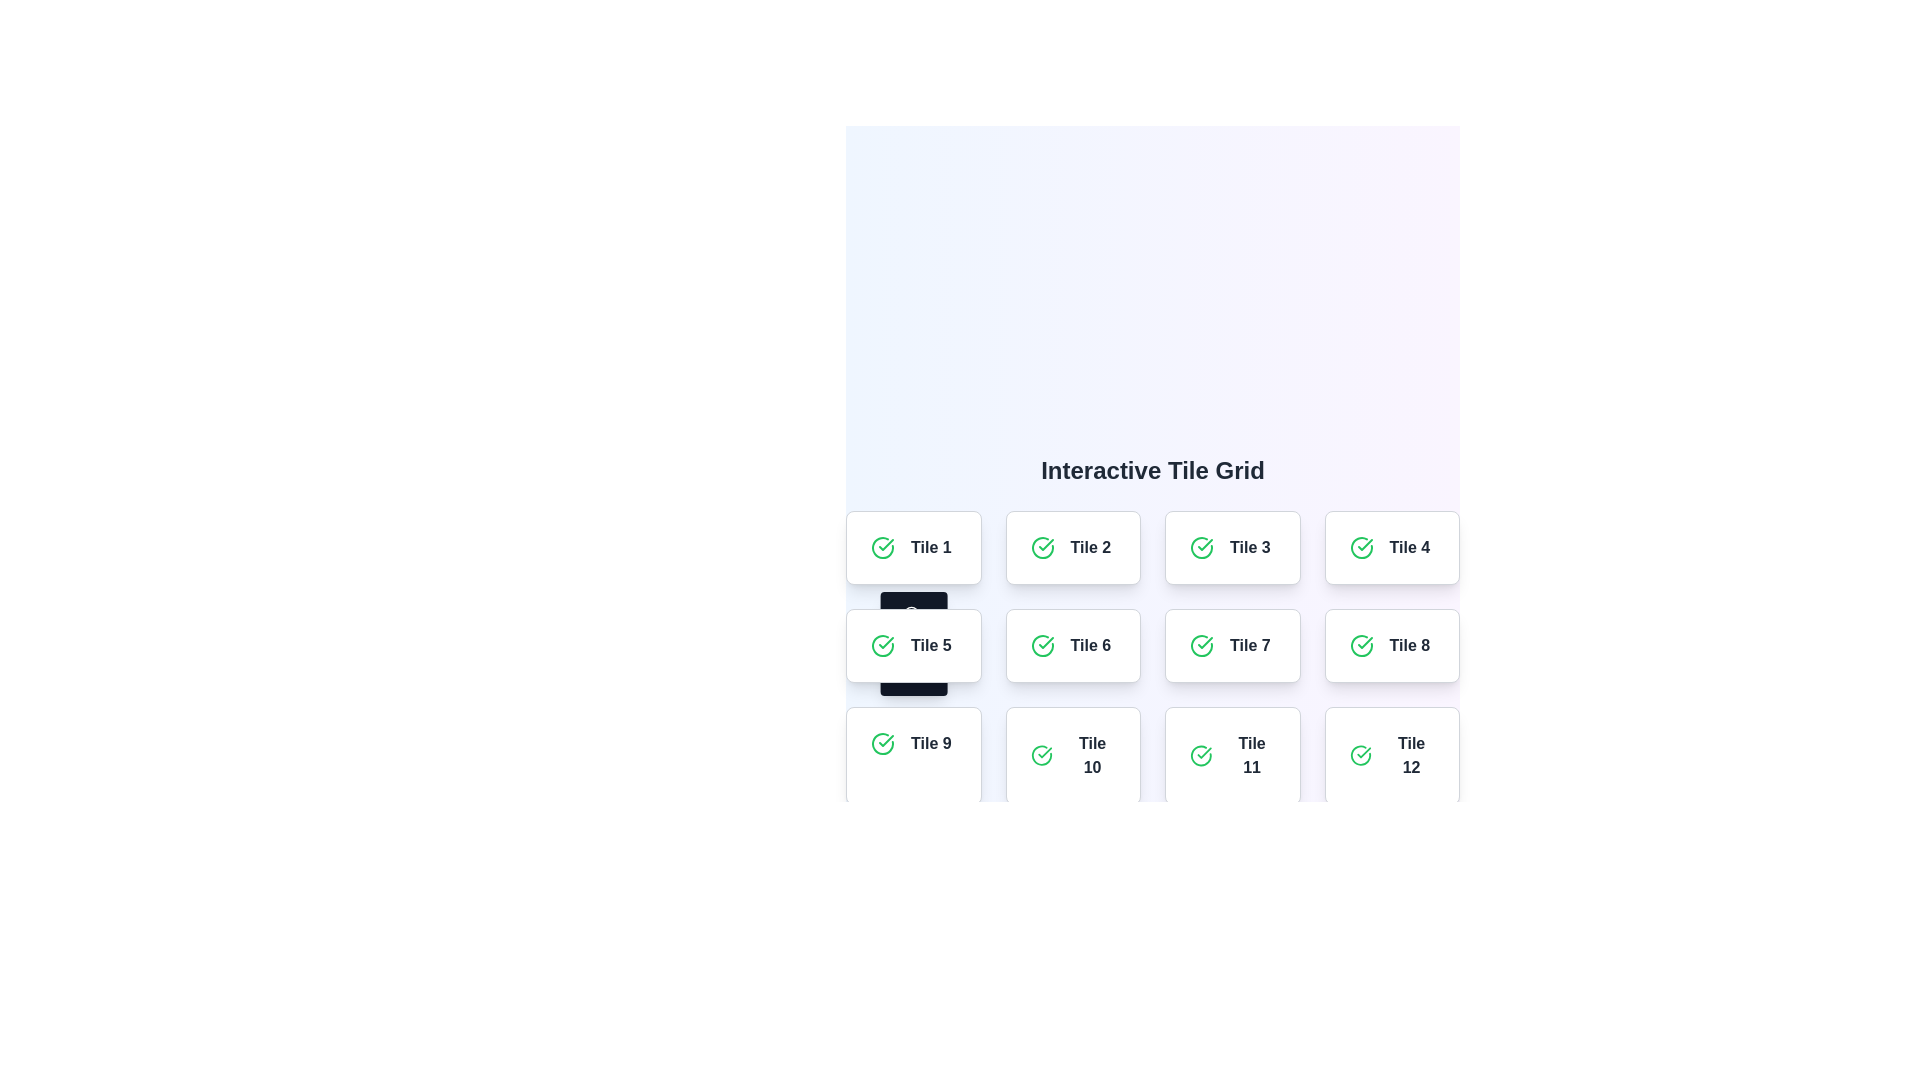 This screenshot has height=1080, width=1920. What do you see at coordinates (912, 756) in the screenshot?
I see `the element labeled 'Tile 9' which is the first tile in the third row of the grid layout for interaction` at bounding box center [912, 756].